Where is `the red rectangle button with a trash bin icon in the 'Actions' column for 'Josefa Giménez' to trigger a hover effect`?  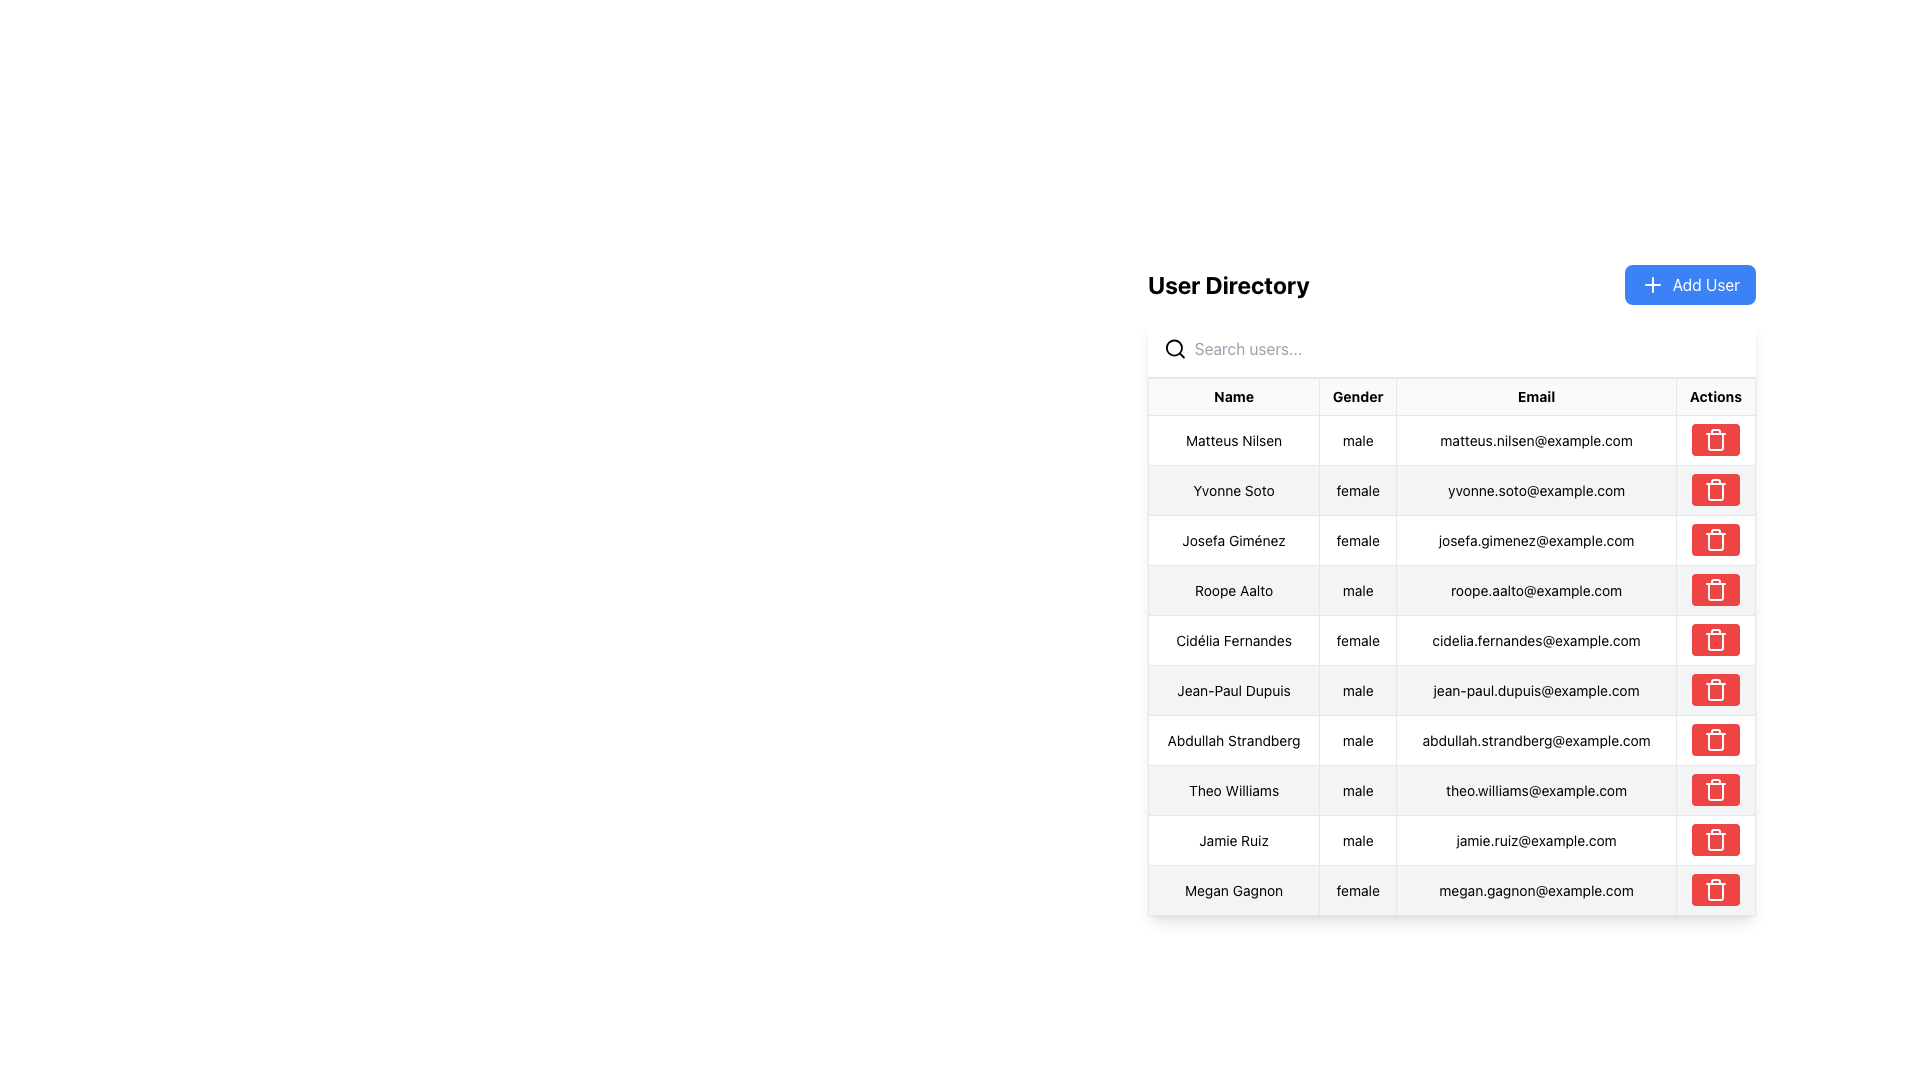
the red rectangle button with a trash bin icon in the 'Actions' column for 'Josefa Giménez' to trigger a hover effect is located at coordinates (1714, 540).